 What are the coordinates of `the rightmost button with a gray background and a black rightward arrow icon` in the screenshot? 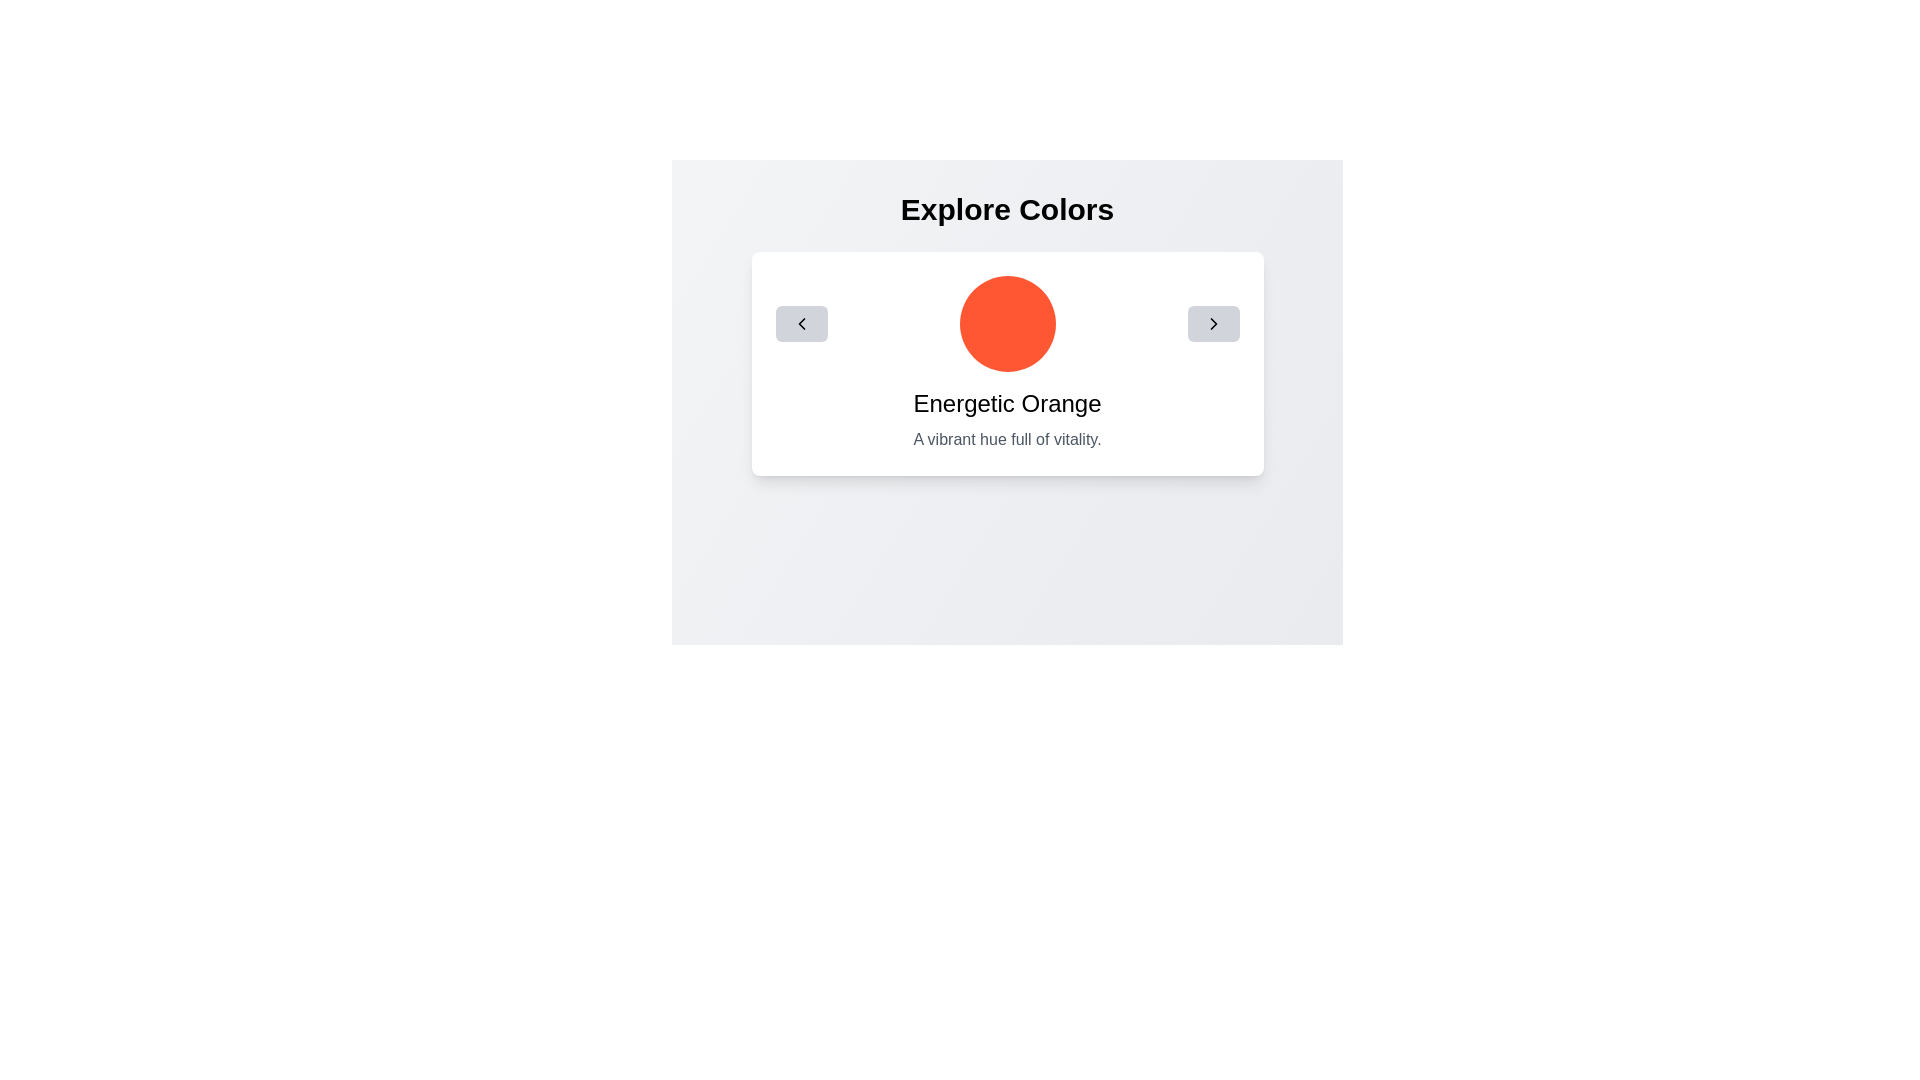 It's located at (1212, 323).